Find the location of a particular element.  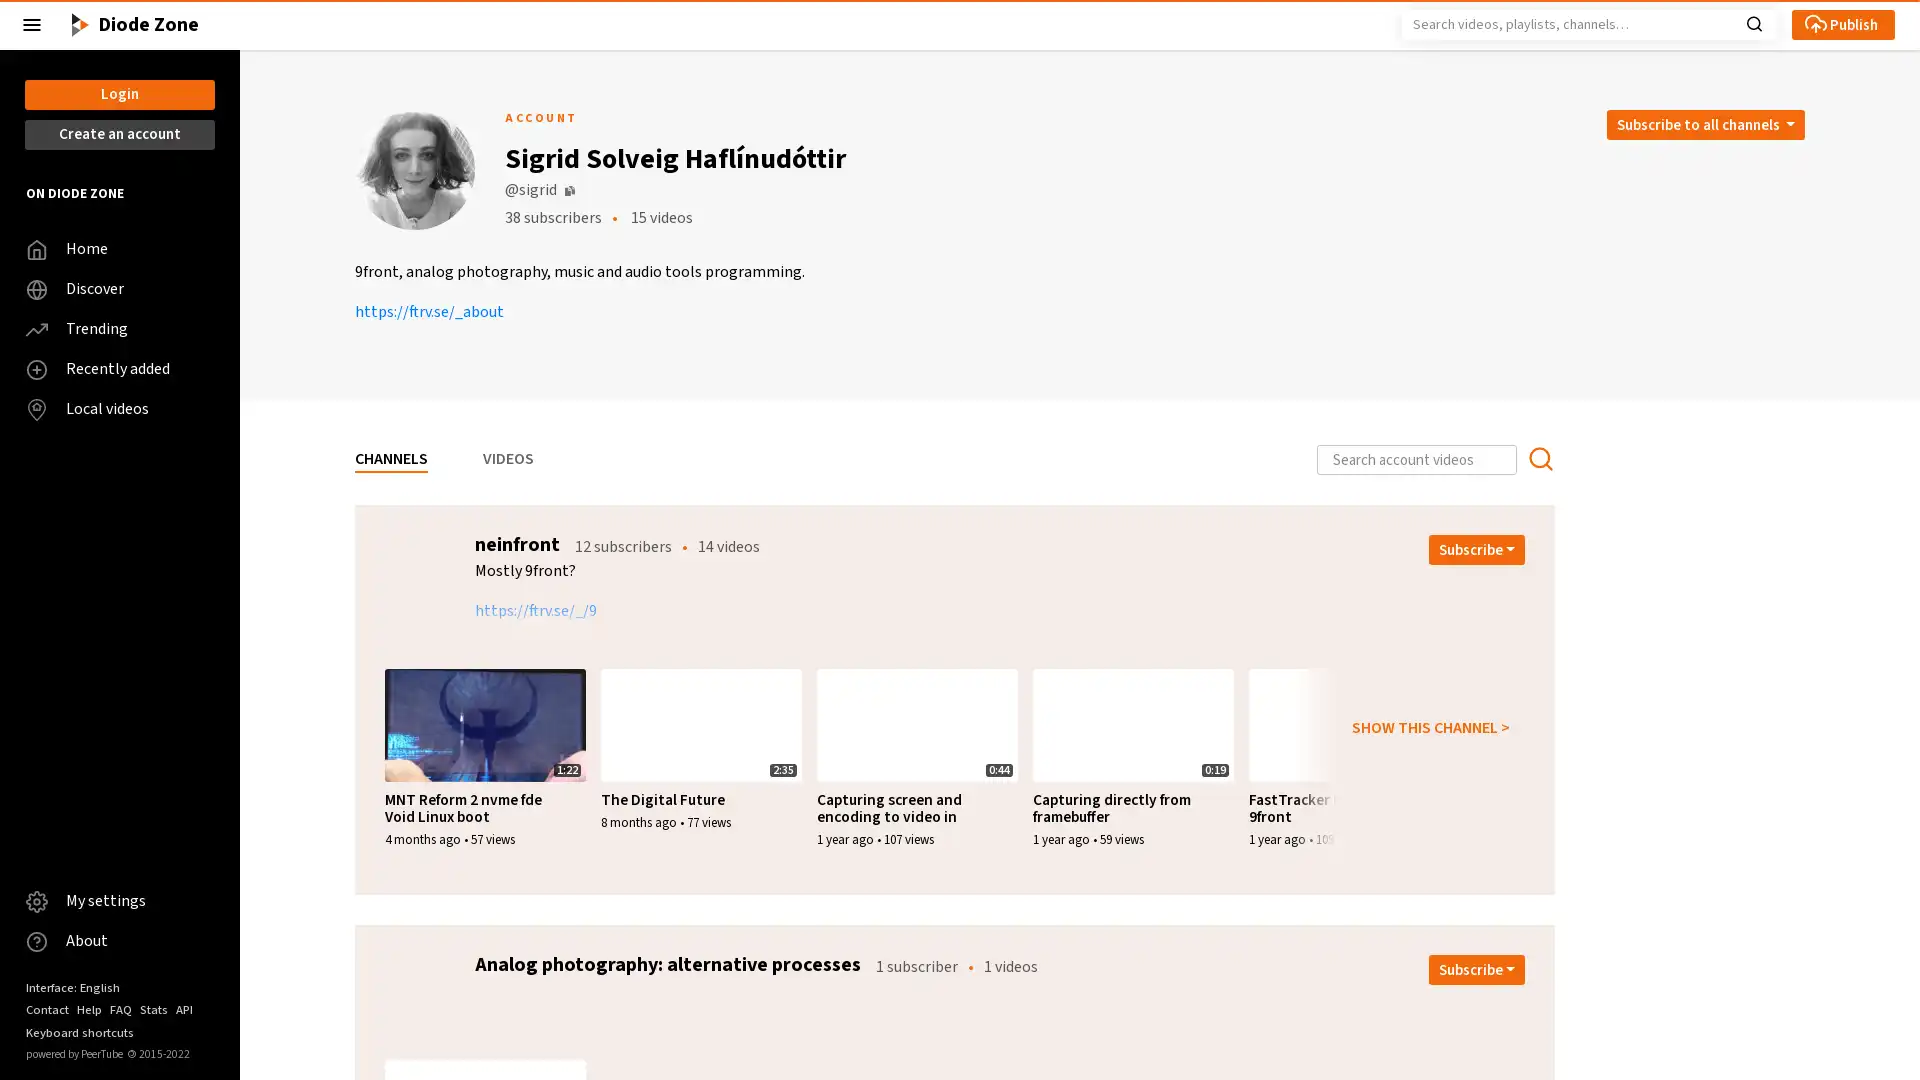

Search is located at coordinates (1753, 22).